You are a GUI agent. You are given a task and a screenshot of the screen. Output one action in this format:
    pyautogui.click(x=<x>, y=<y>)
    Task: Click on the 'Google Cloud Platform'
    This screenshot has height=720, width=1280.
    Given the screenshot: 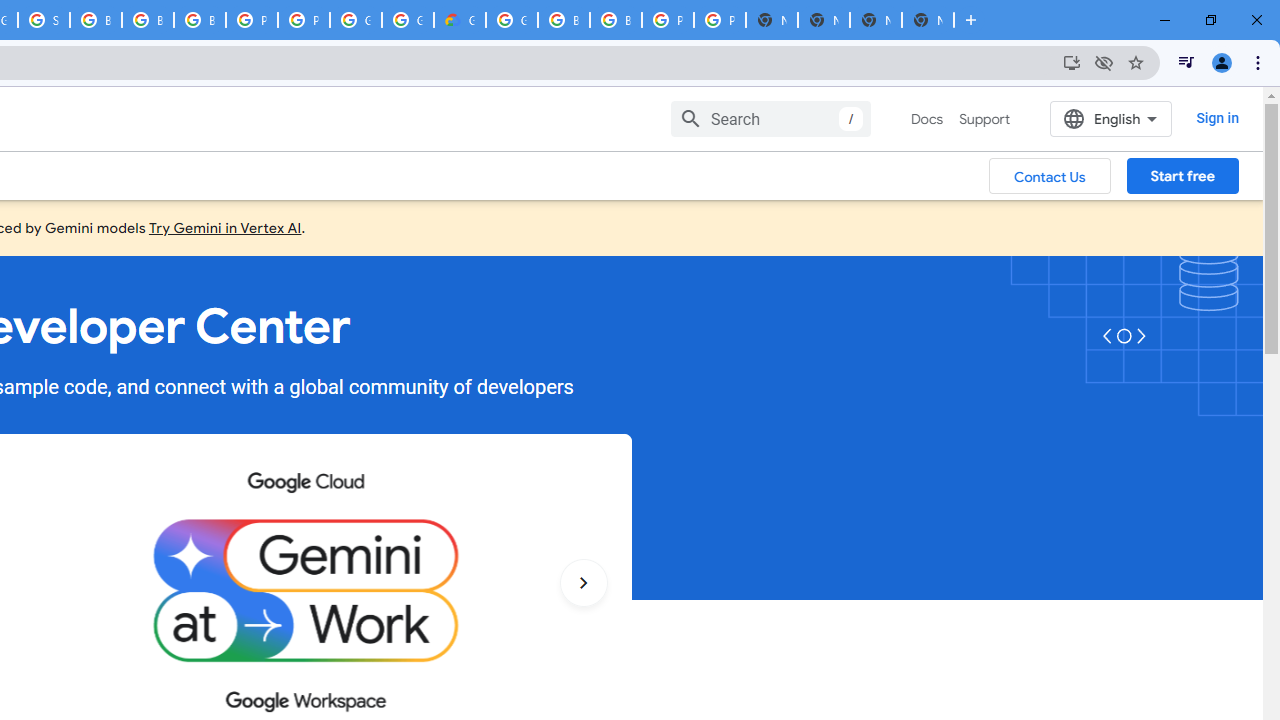 What is the action you would take?
    pyautogui.click(x=406, y=20)
    